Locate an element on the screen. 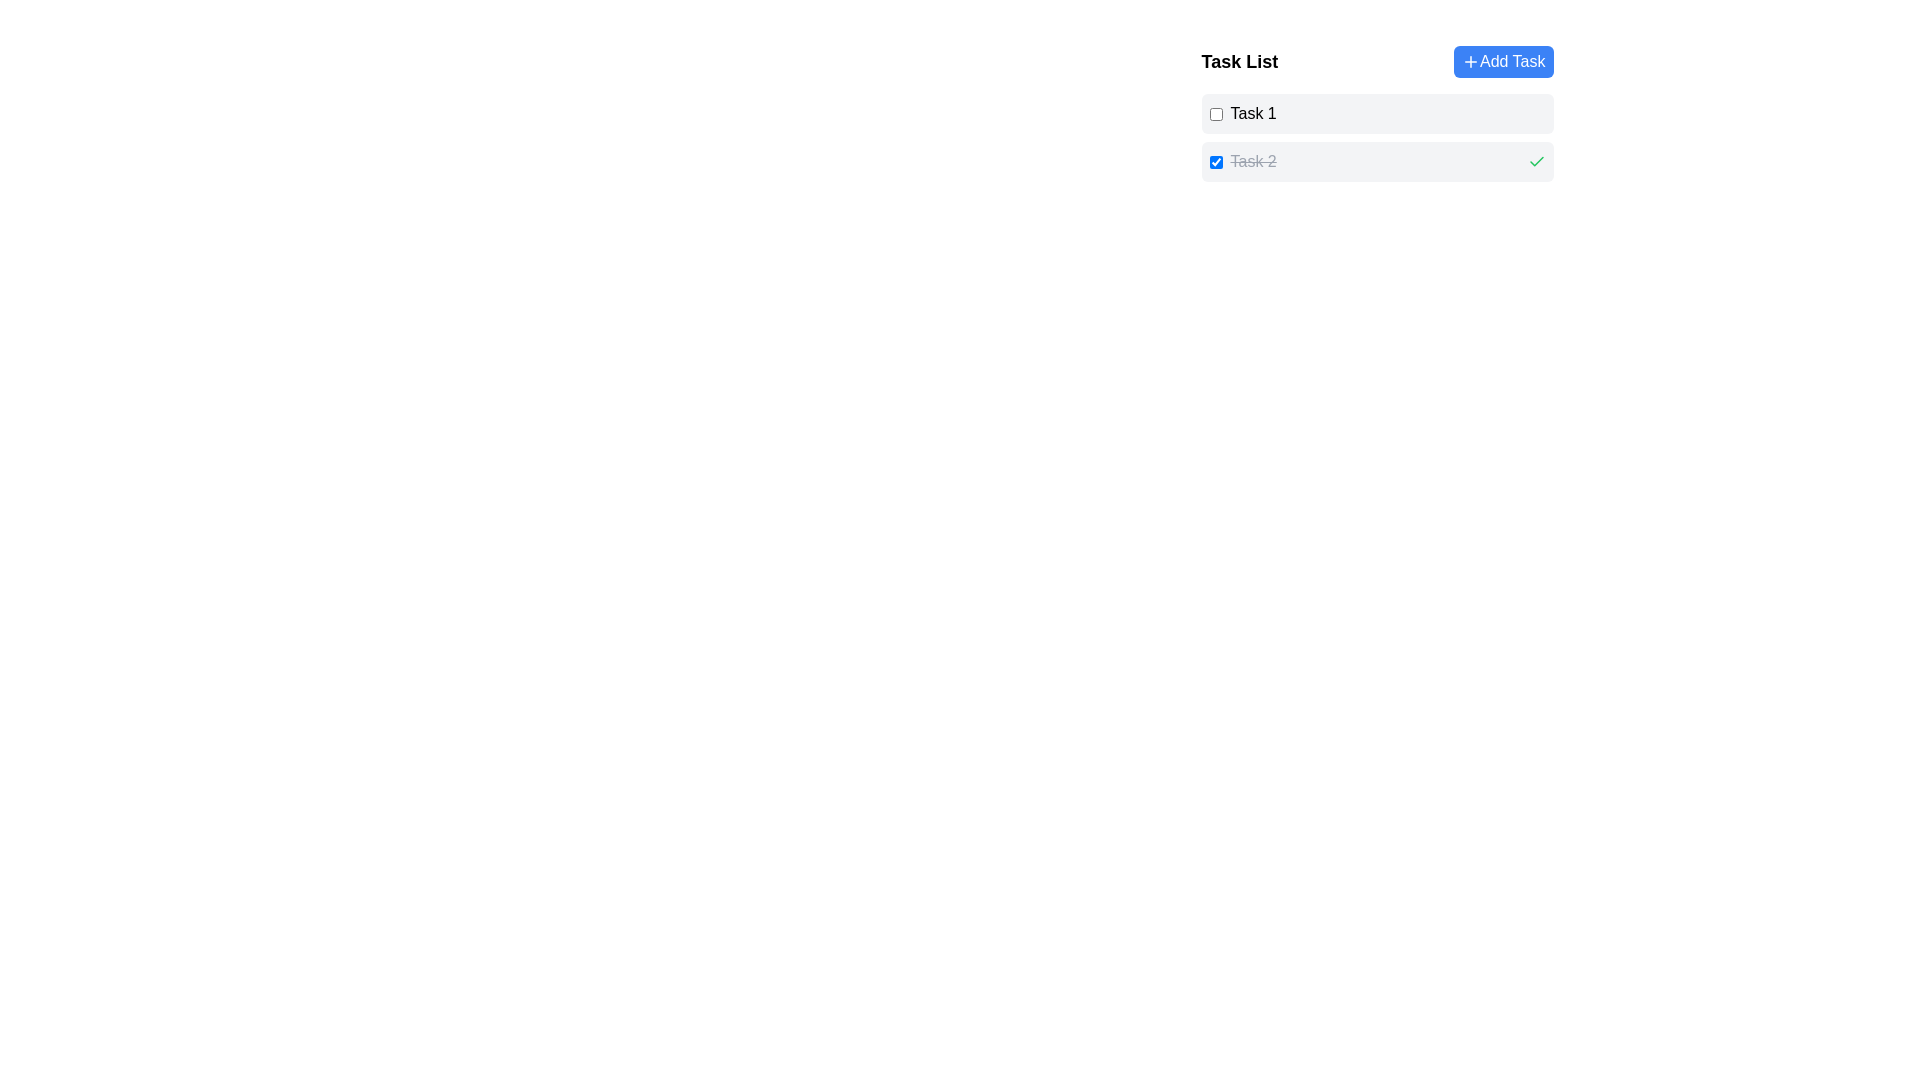 Image resolution: width=1920 pixels, height=1080 pixels. the 'Add Task' button icon located in the top-right corner of the task management UI is located at coordinates (1470, 60).